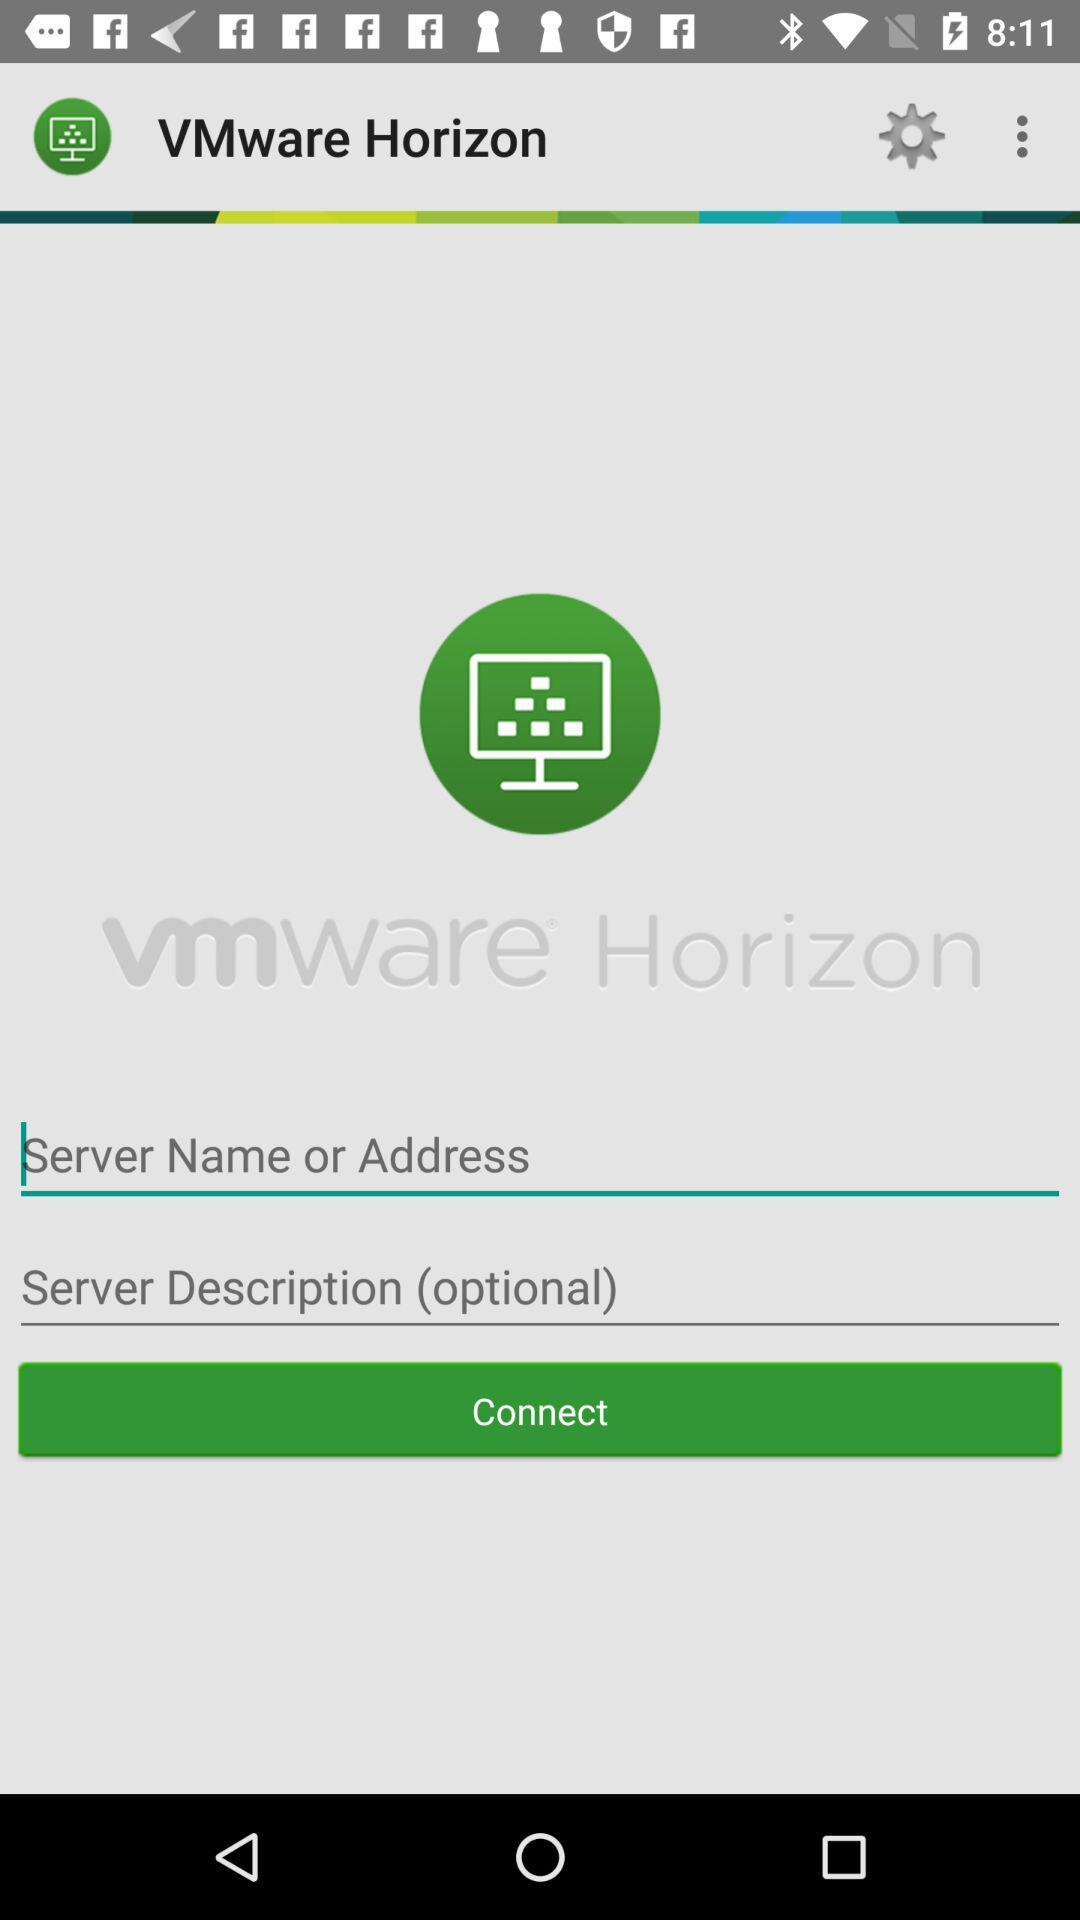  I want to click on space to enter description, so click(540, 1286).